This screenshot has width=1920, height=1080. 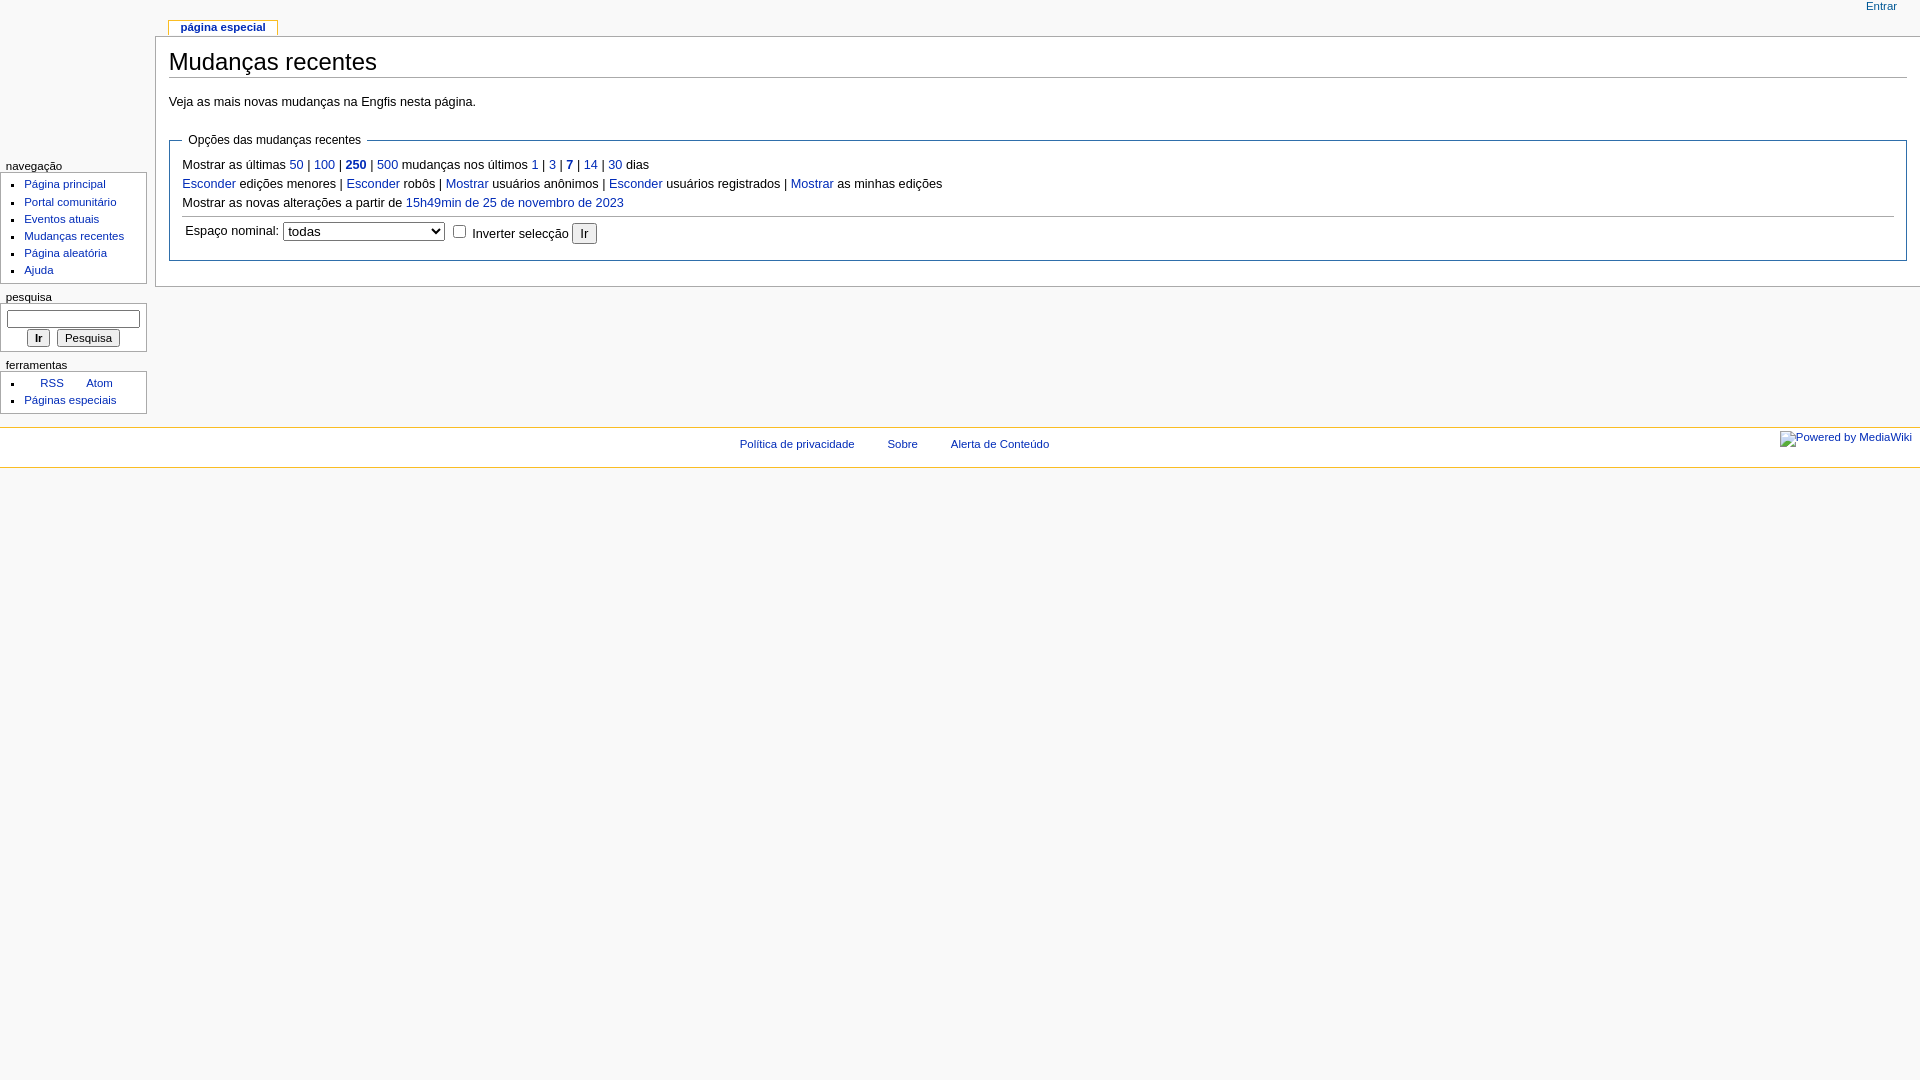 I want to click on '3', so click(x=548, y=164).